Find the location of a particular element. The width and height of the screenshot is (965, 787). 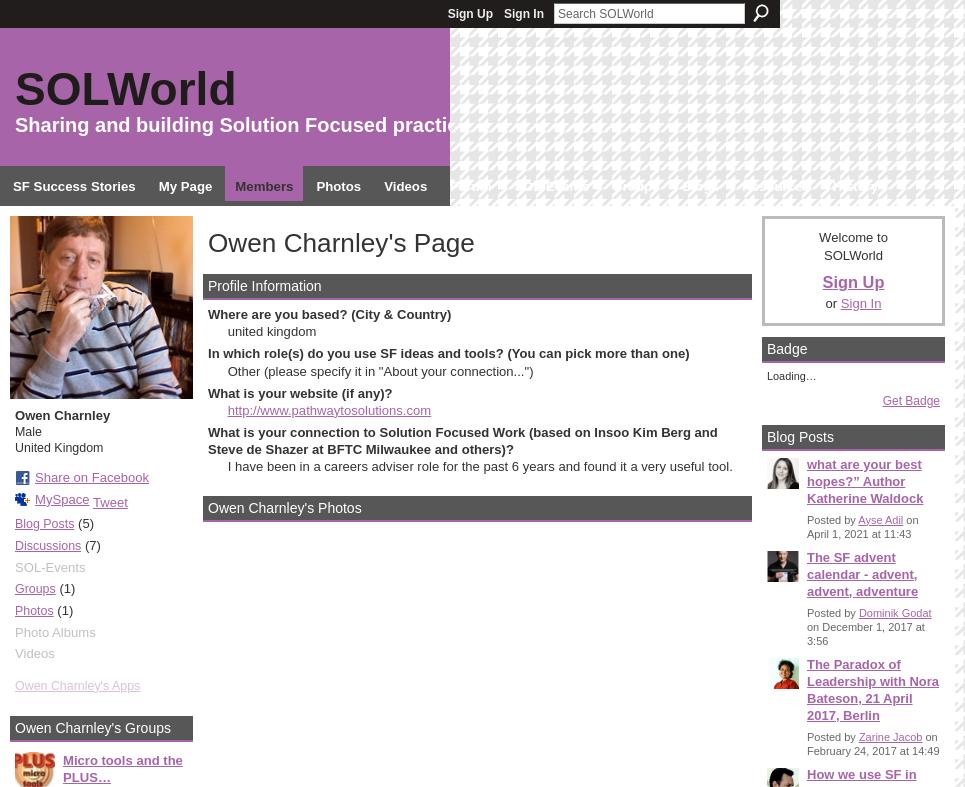

'Male' is located at coordinates (26, 430).